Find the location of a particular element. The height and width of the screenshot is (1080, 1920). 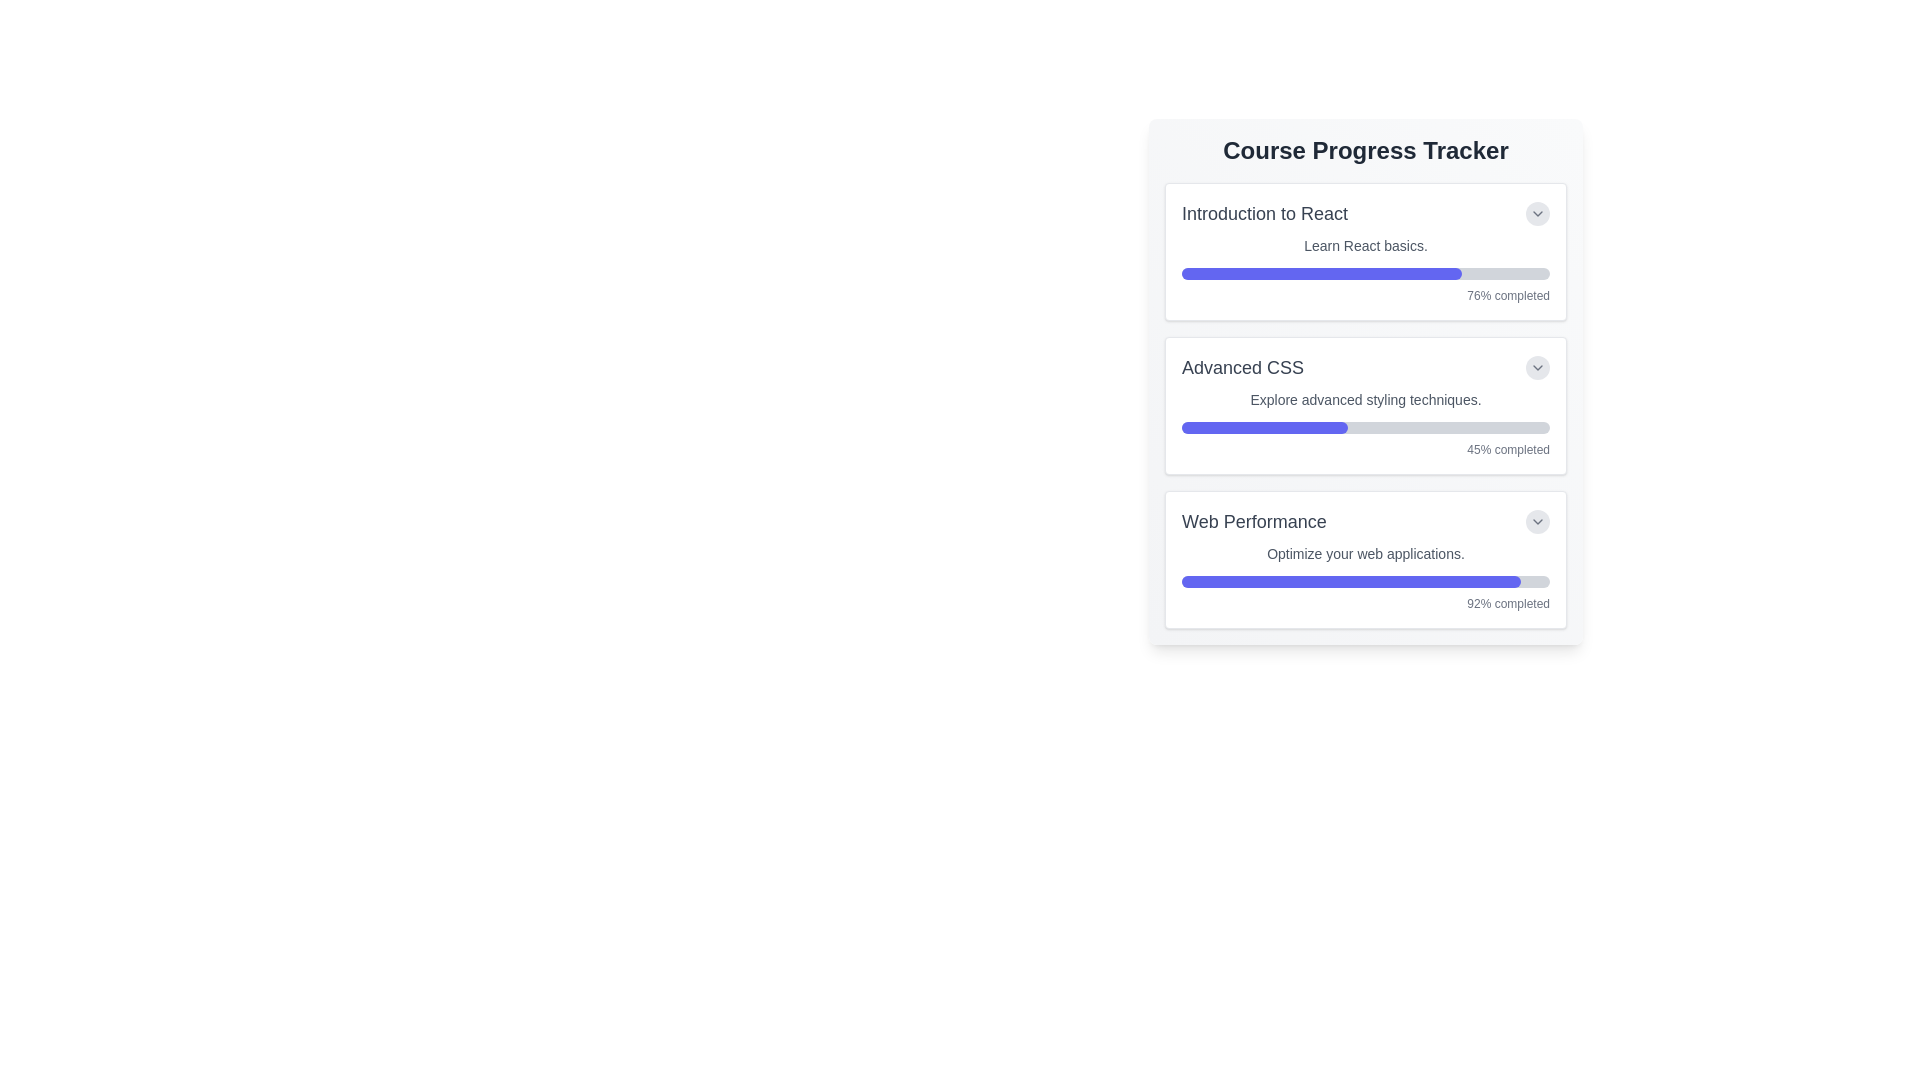

the progress bar of the 'Web Performance' Progress Card, which is the third card in the Course Progress Tracker, to adjust its value or view details is located at coordinates (1365, 559).